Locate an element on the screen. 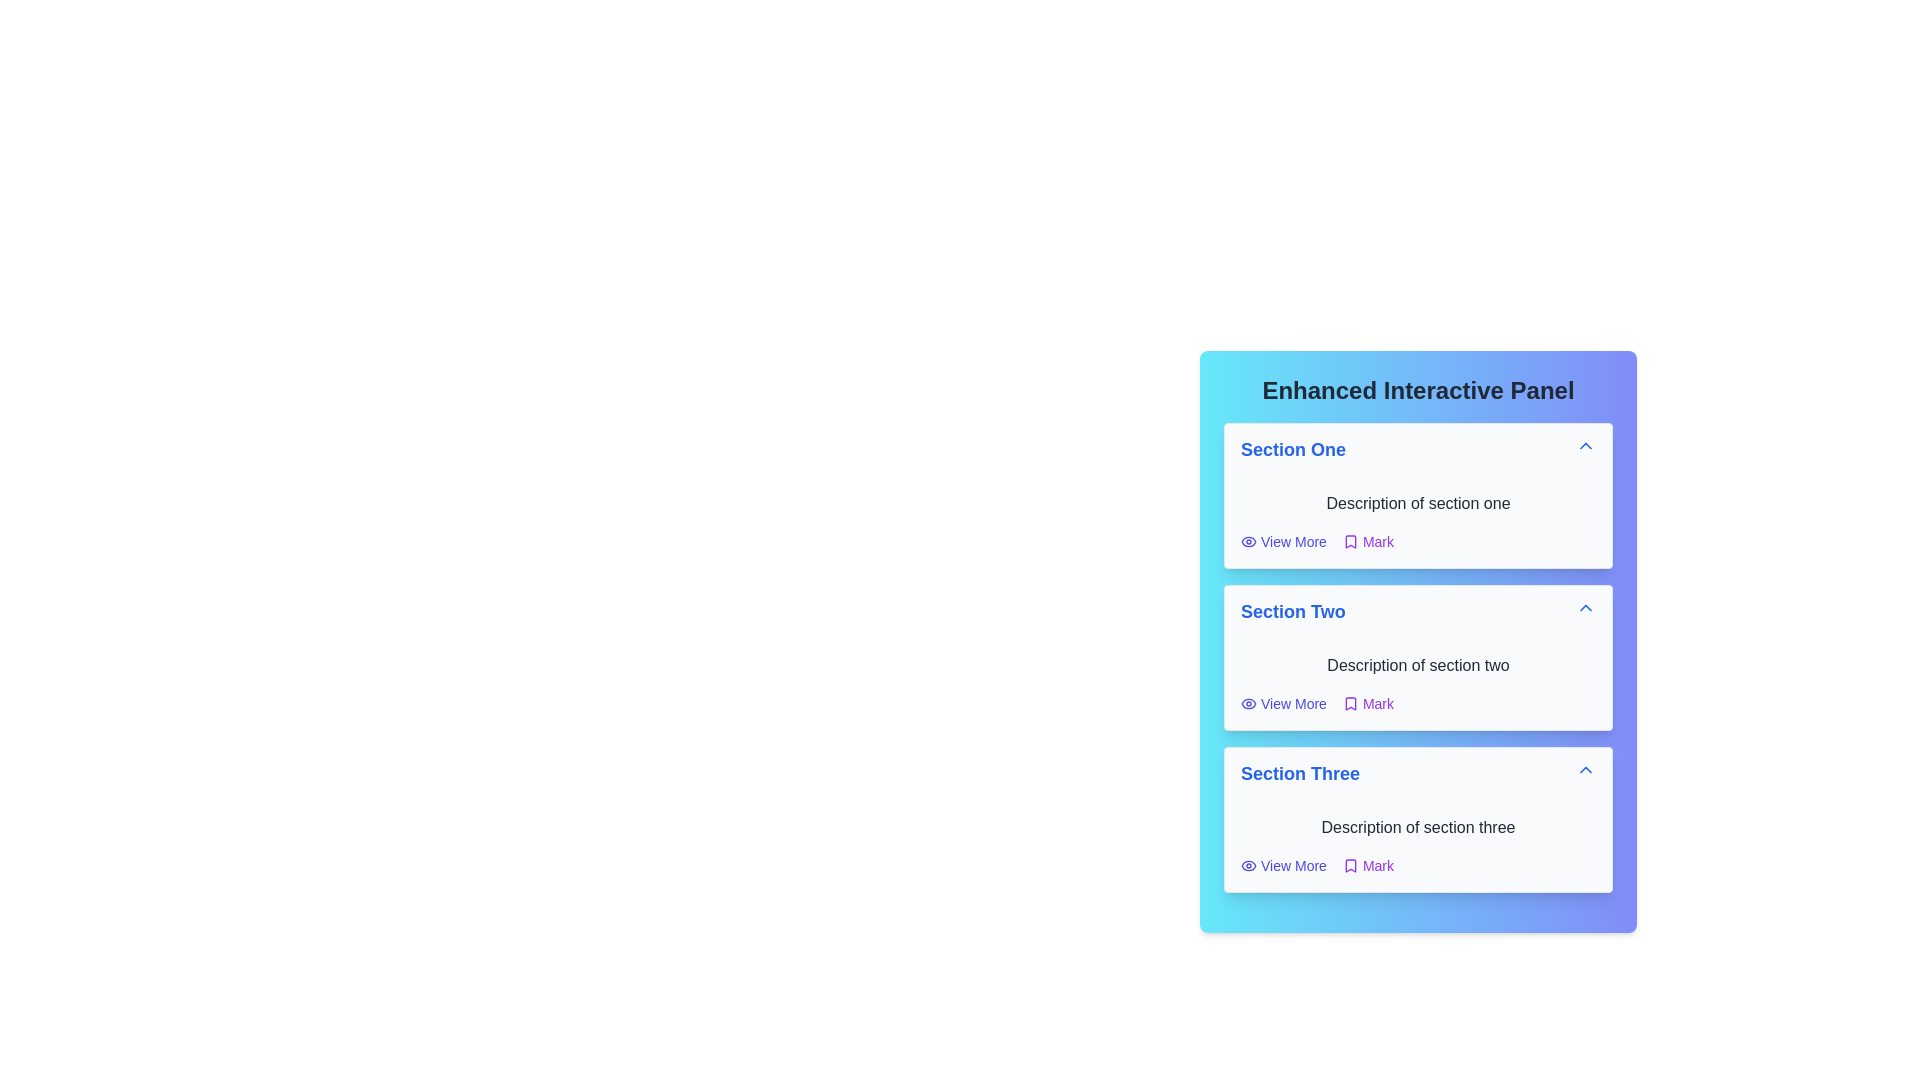 Image resolution: width=1920 pixels, height=1080 pixels. information provided in the main heading text label located at the top of the gradient background panel with rounded corners is located at coordinates (1417, 390).